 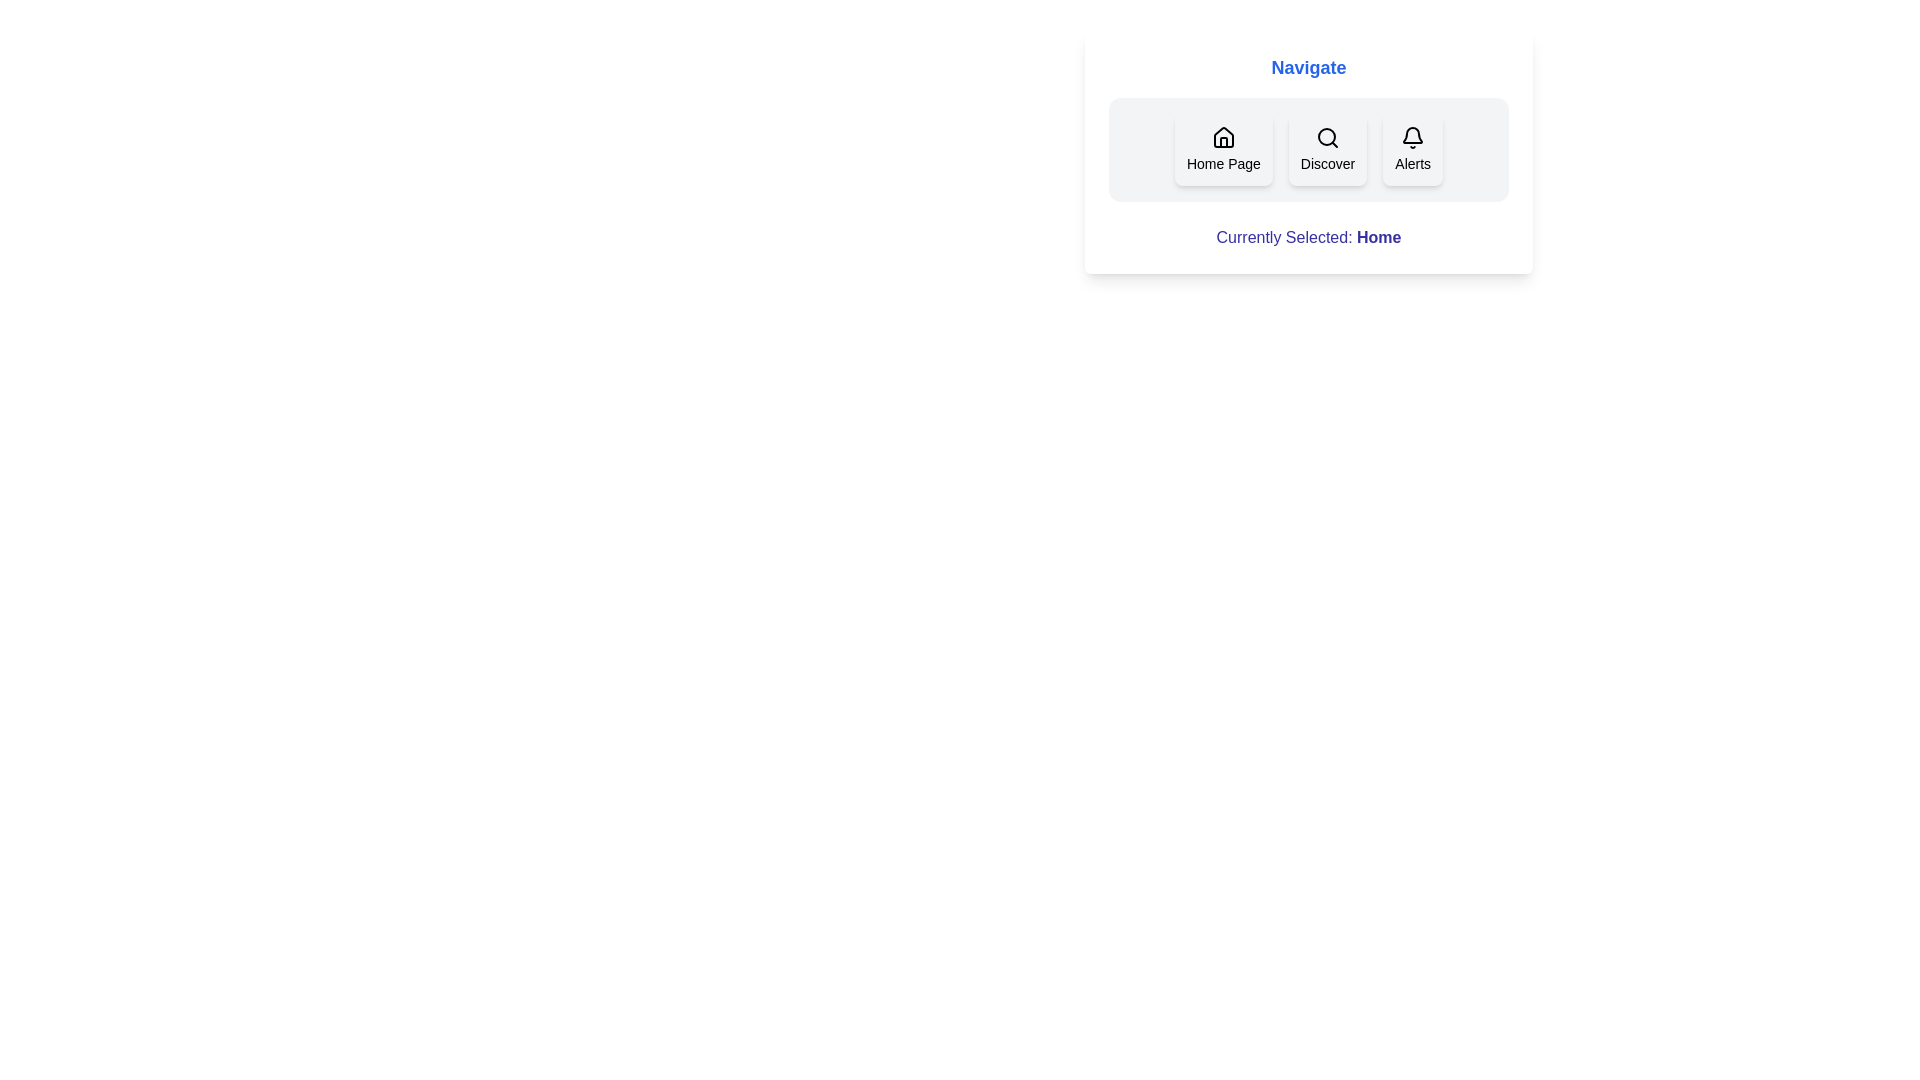 What do you see at coordinates (1412, 137) in the screenshot?
I see `the Notification Bell icon located in the 'Alerts' button group` at bounding box center [1412, 137].